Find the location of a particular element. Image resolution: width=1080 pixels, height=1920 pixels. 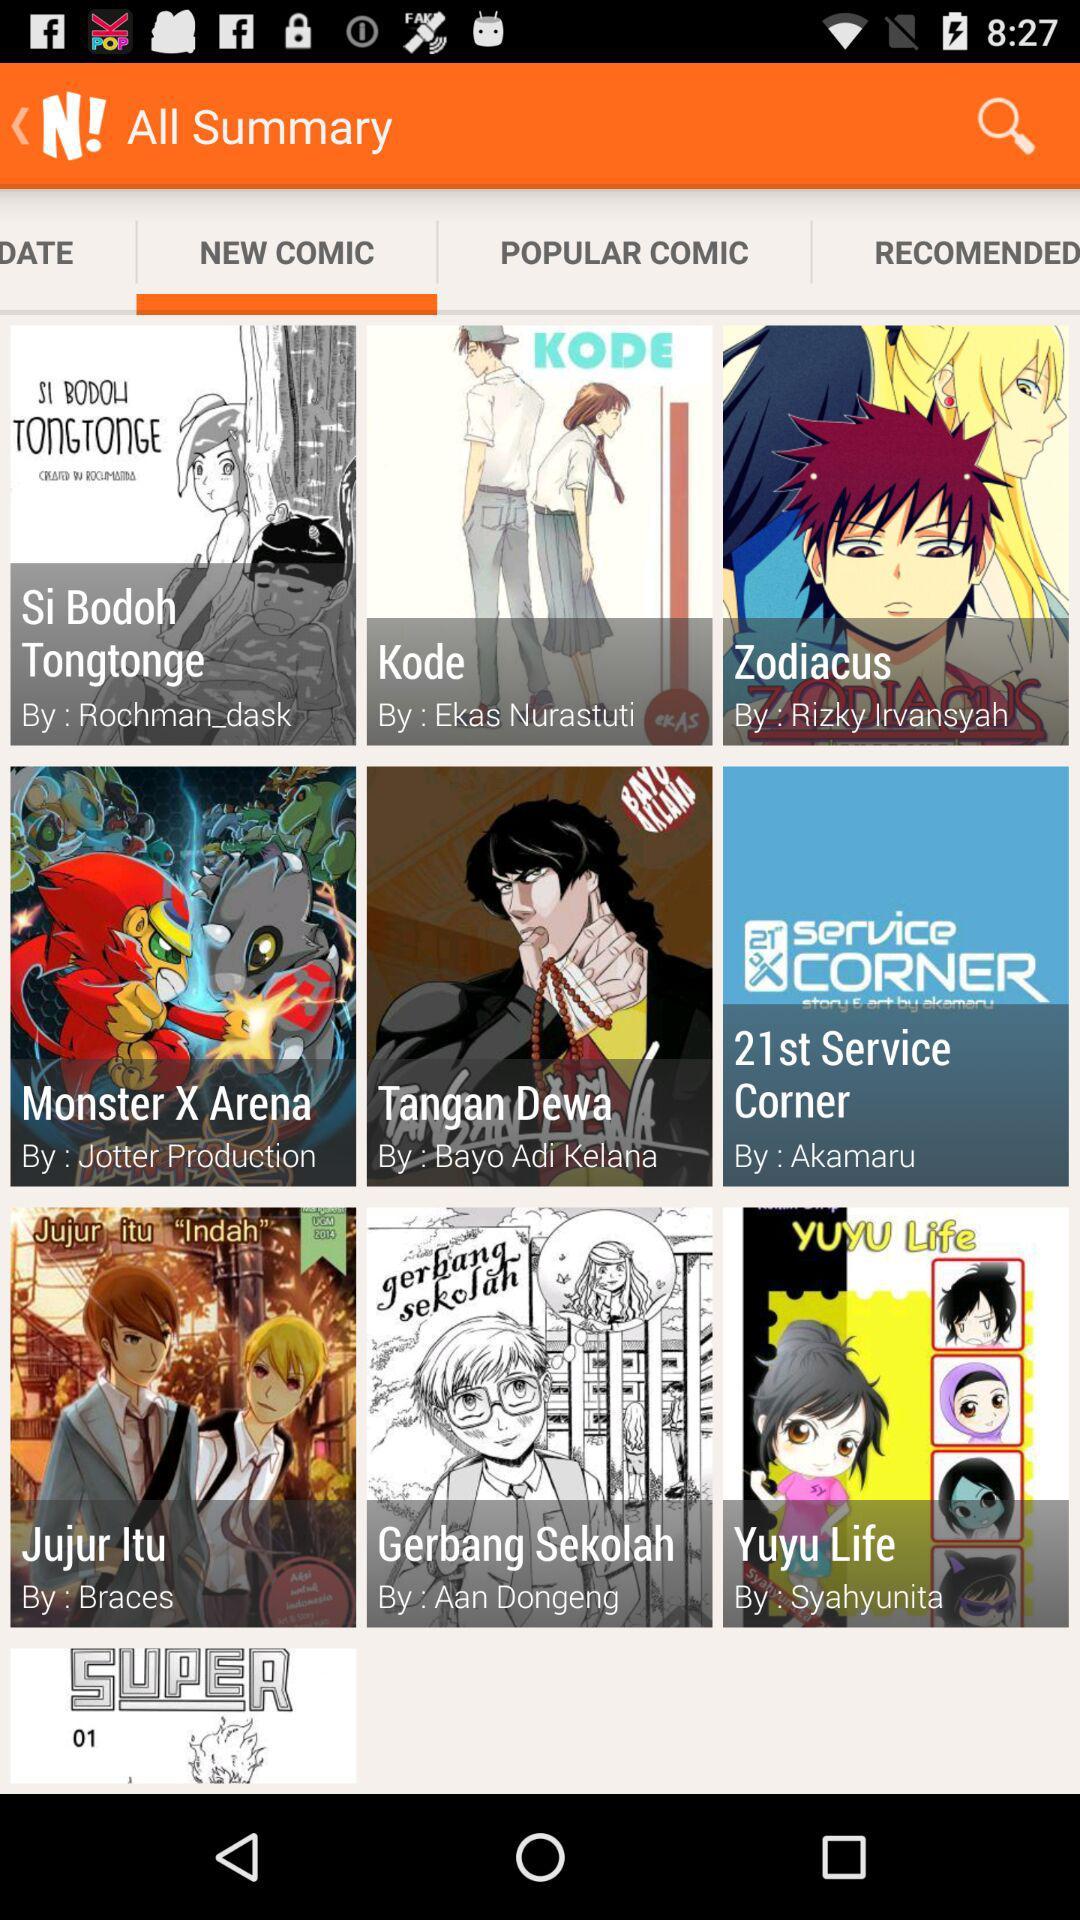

icon to the right of popular comic is located at coordinates (1006, 124).